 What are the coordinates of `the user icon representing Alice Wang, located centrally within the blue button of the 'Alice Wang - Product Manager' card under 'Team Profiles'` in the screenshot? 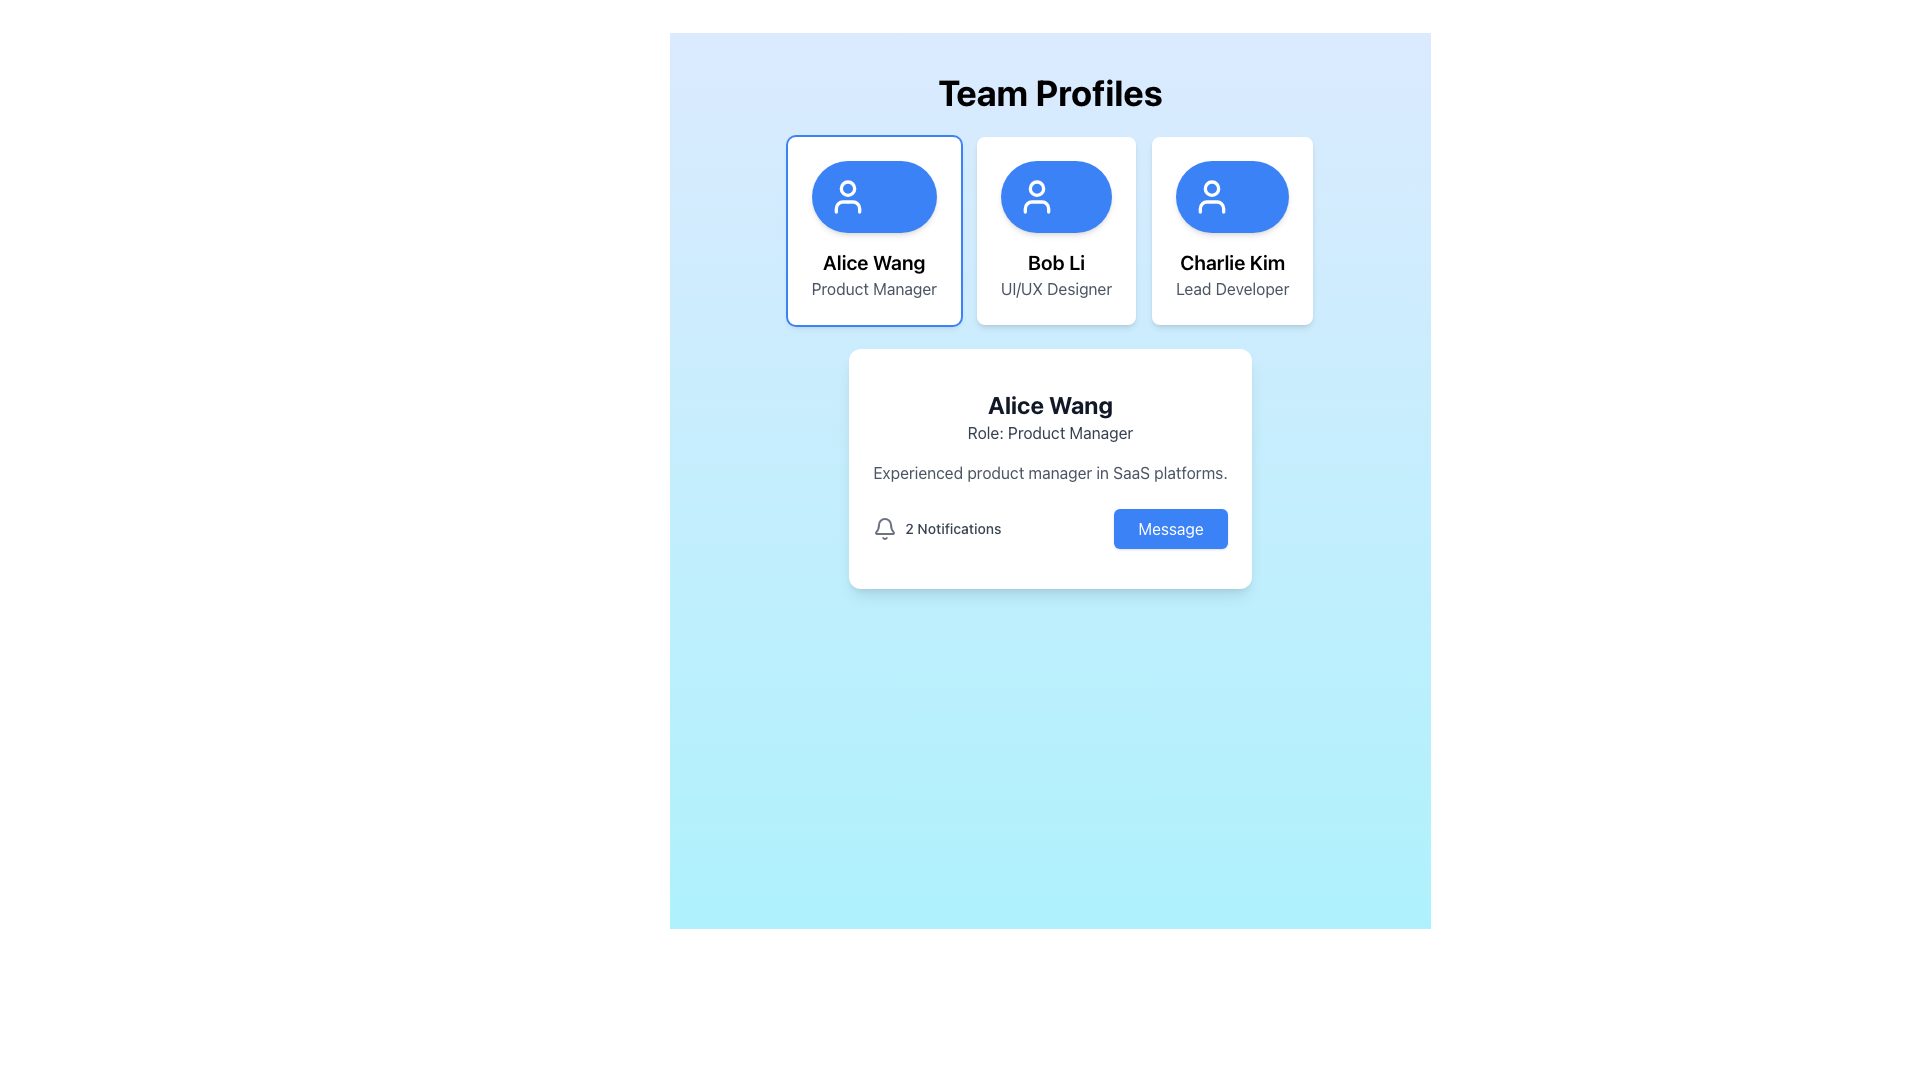 It's located at (847, 196).